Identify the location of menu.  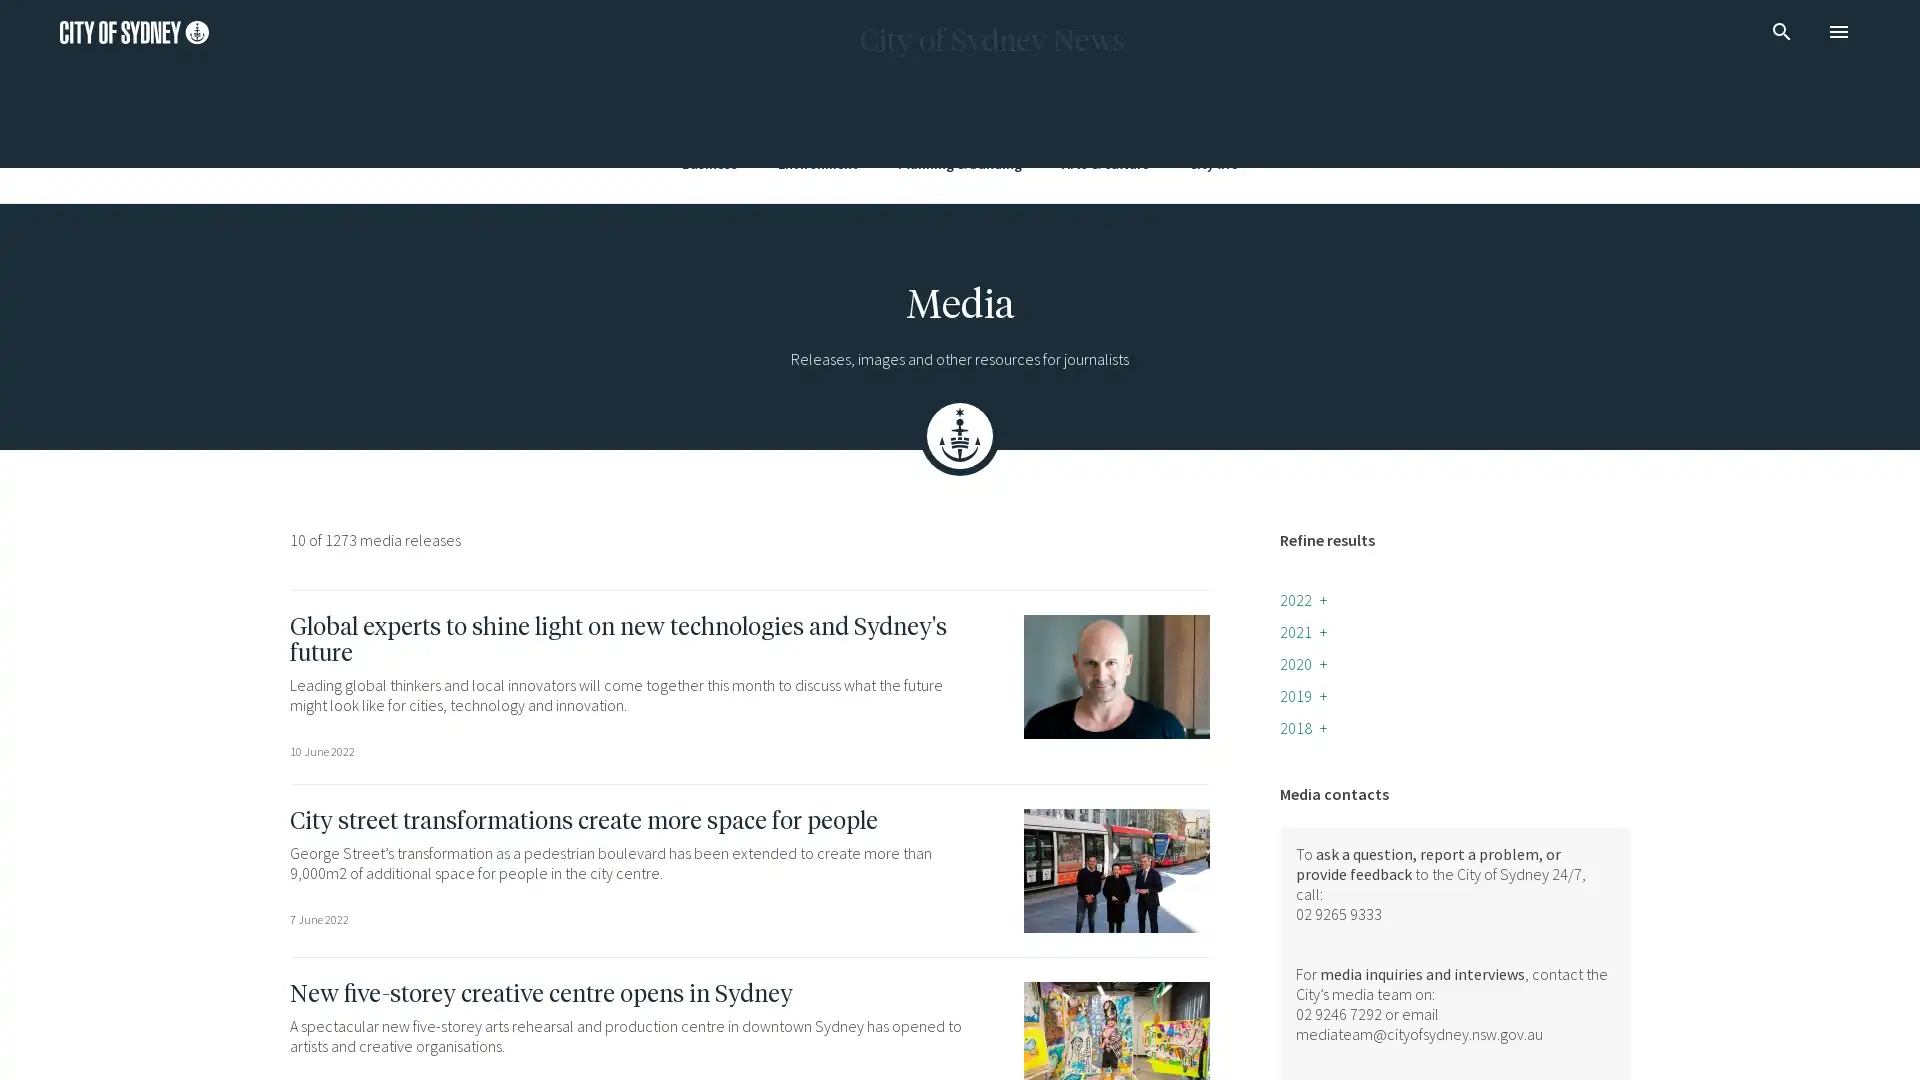
(1838, 31).